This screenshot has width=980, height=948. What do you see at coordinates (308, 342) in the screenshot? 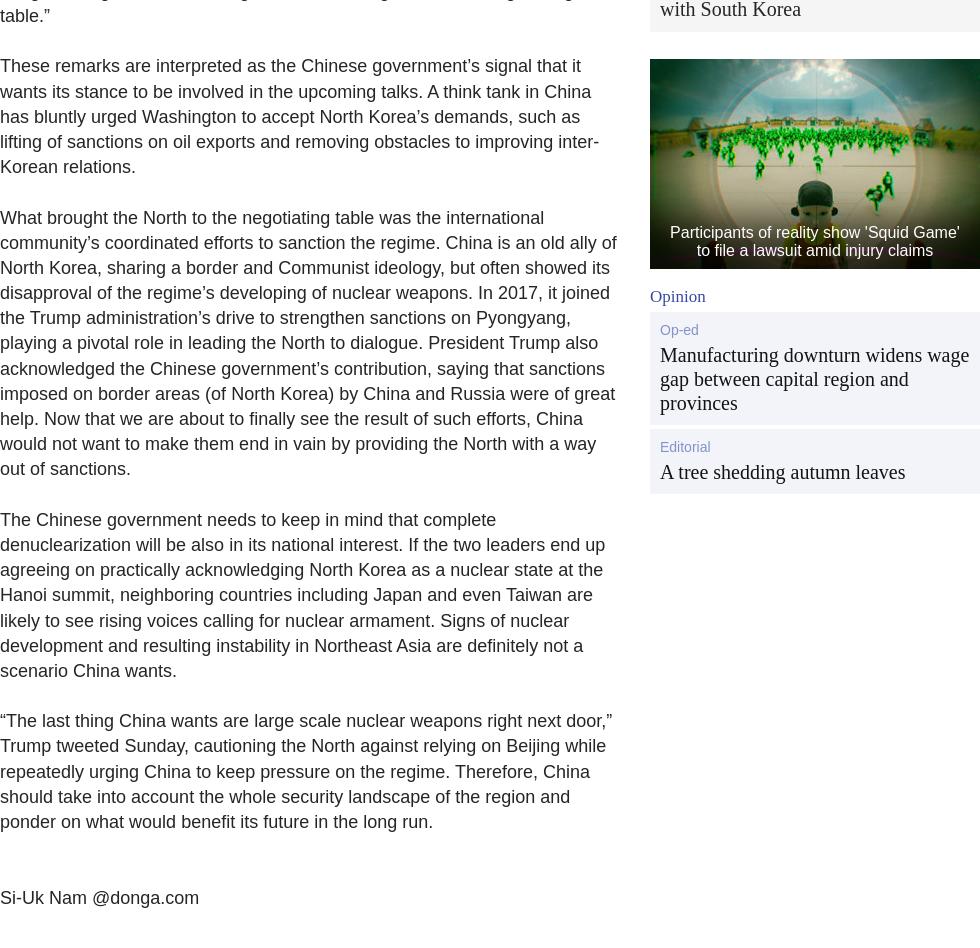
I see `'What brought the North to the negotiating table was the international community’s coordinated efforts to sanction the regime. China is an old ally of North Korea, sharing a border and Communist ideology, but often showed its disapproval of the regime’s developing of nuclear weapons. In 2017, it joined the Trump administration’s drive to strengthen sanctions on Pyongyang, playing a pivotal role in leading the North to dialogue. President Trump also acknowledged the Chinese government’s contribution, saying that sanctions imposed on border areas (of North Korea) by China and Russia were of great help. Now that we are about to finally see the result of such efforts, China would not want to make them end in vain by providing the North with a way out of sanctions.'` at bounding box center [308, 342].